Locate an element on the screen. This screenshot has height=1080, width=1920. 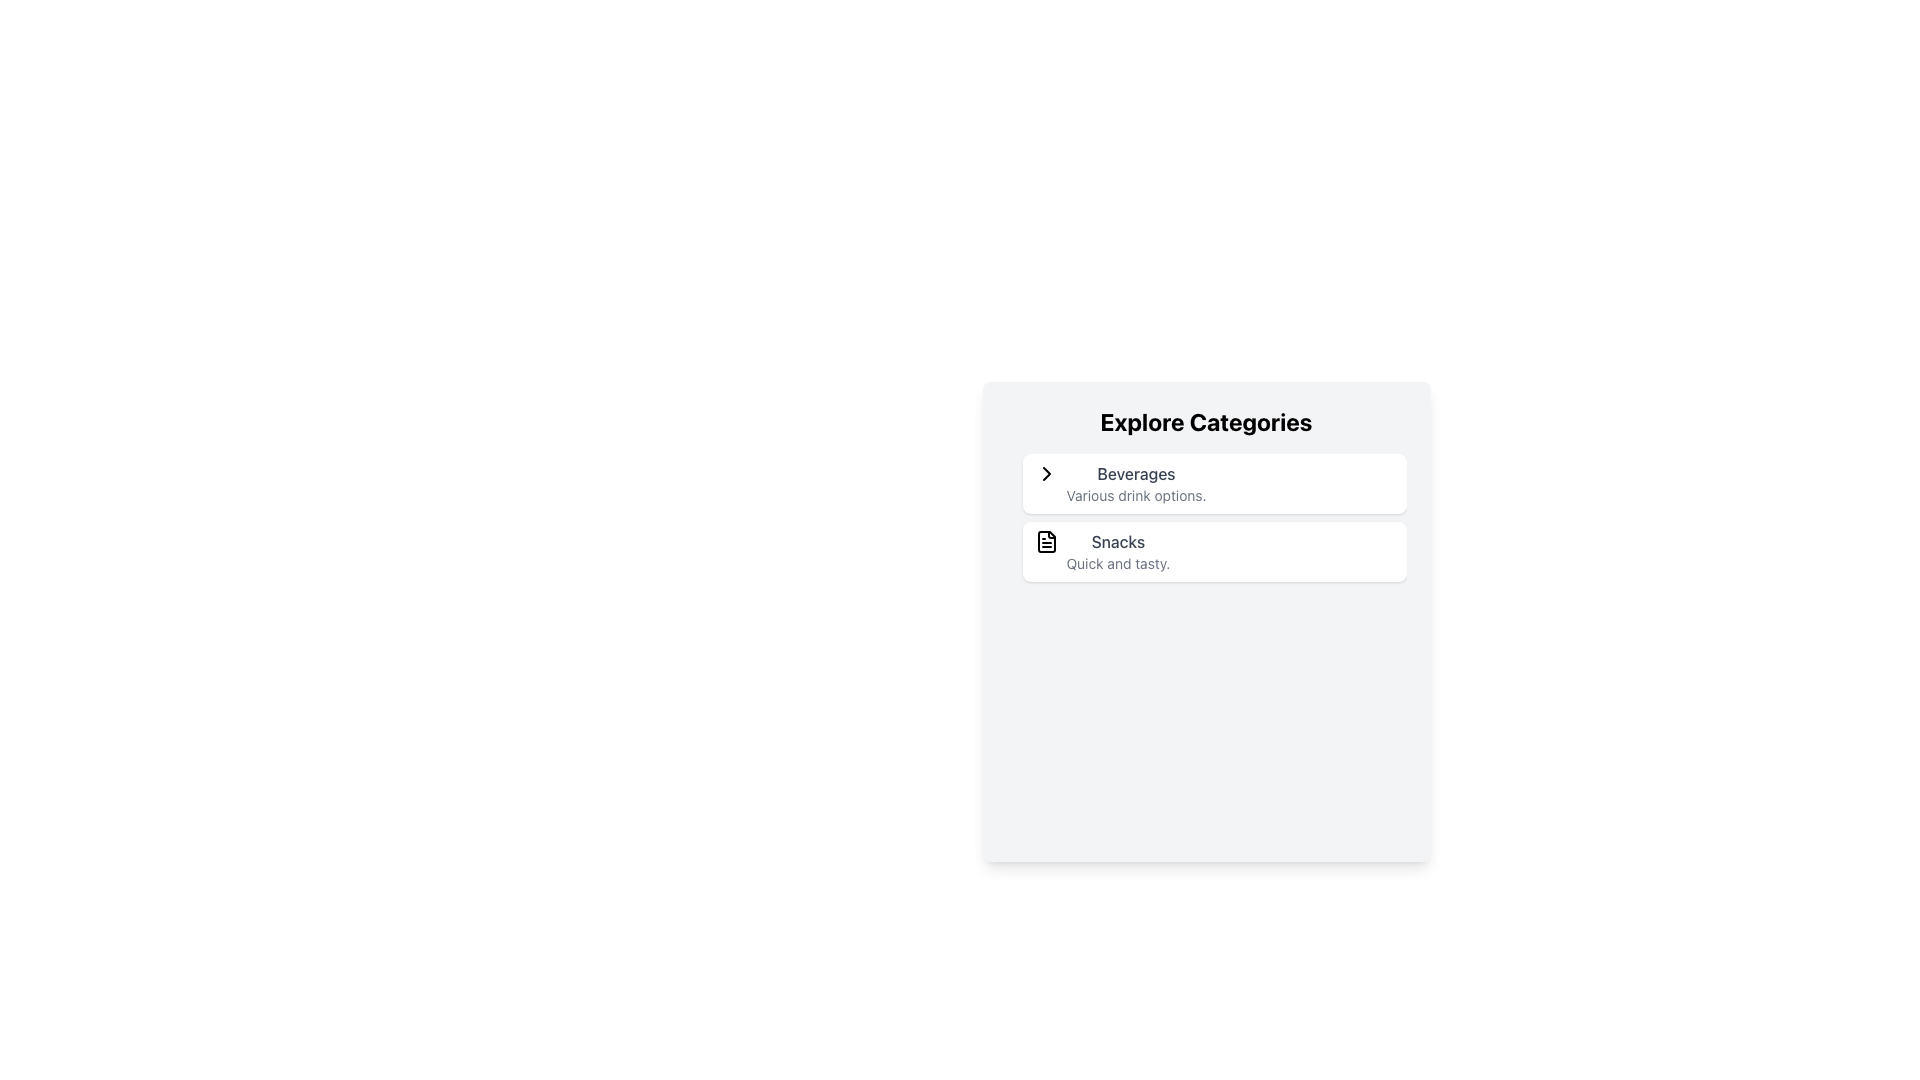
the 'Snacks' text label is located at coordinates (1117, 542).